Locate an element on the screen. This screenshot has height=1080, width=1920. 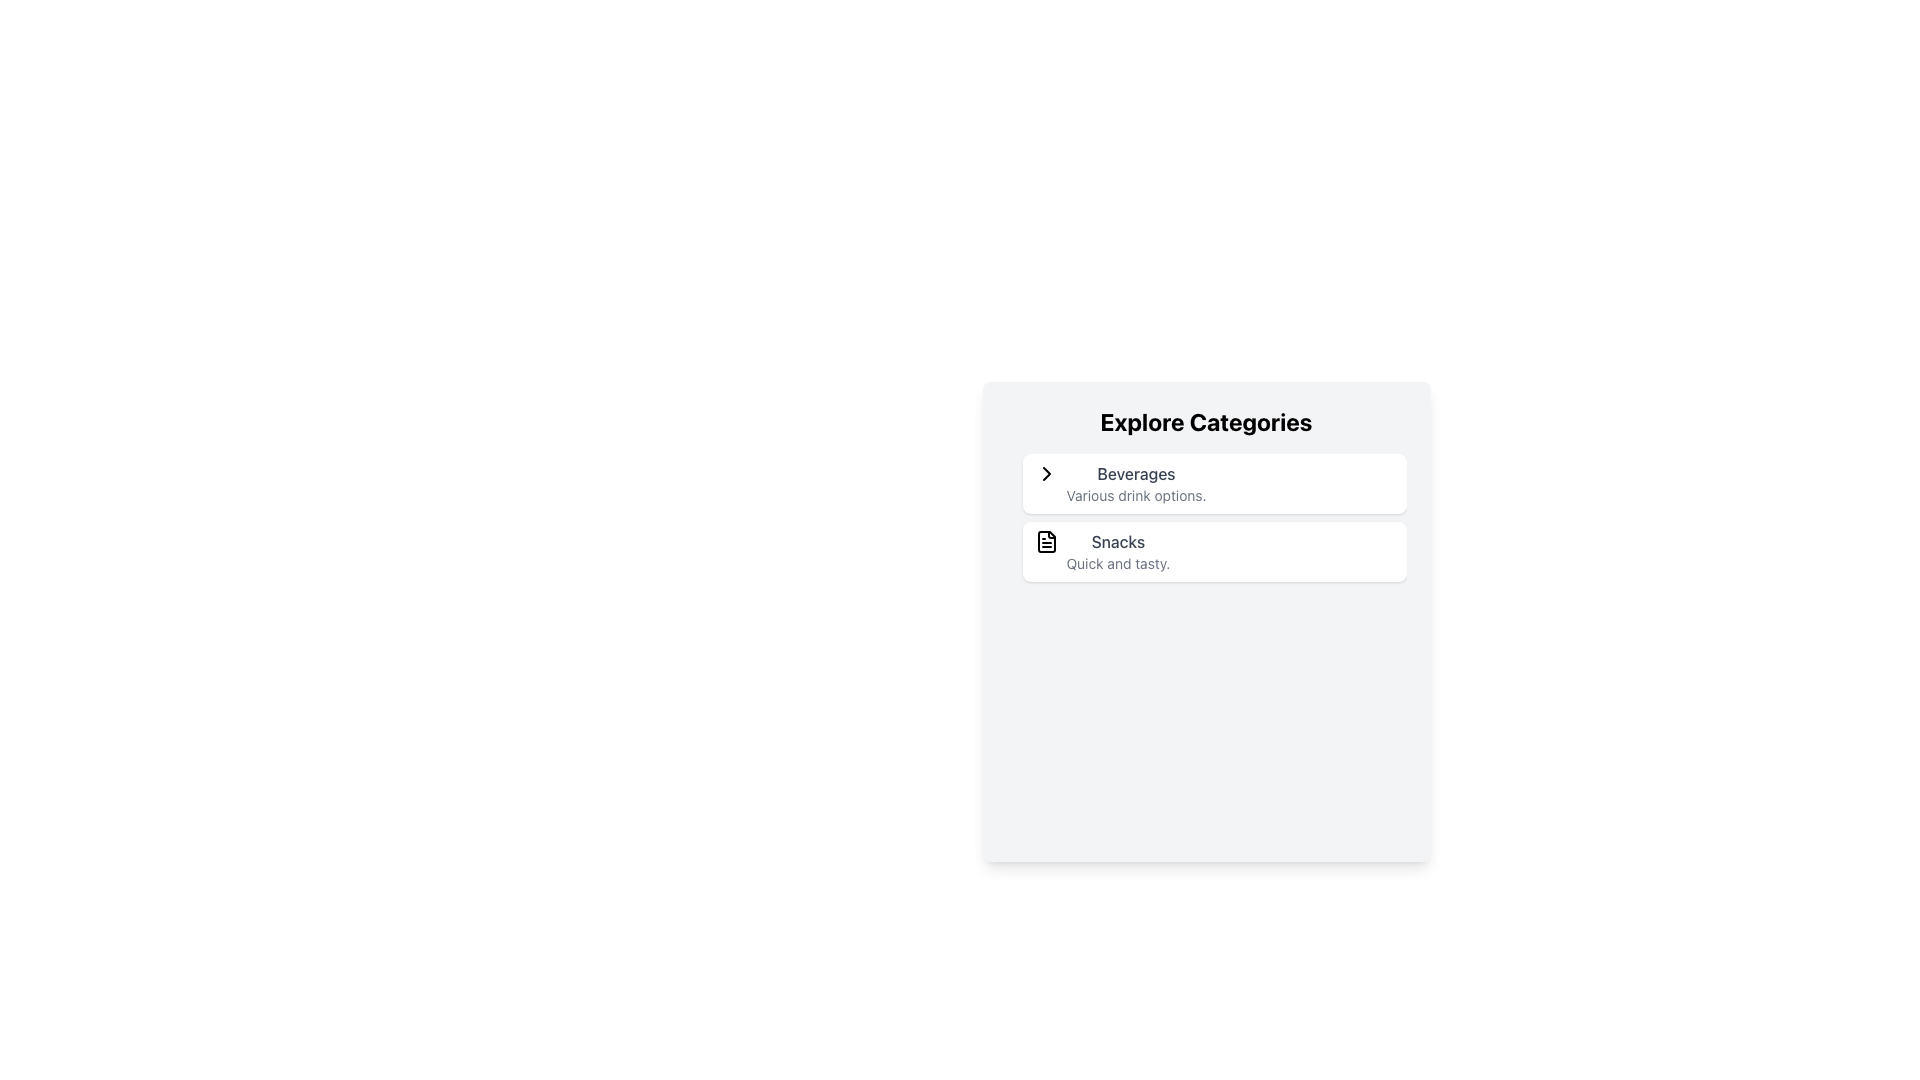
the 'Snacks' text label is located at coordinates (1117, 542).